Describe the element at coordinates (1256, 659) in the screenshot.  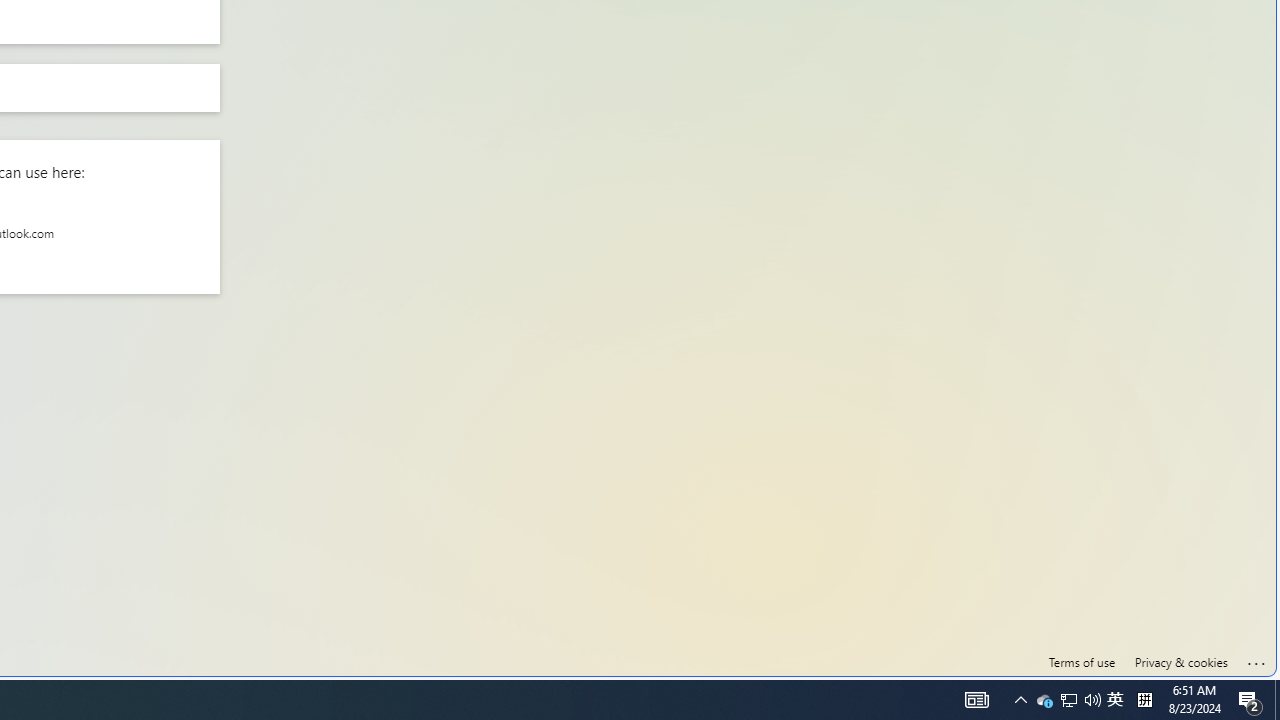
I see `'Click here for troubleshooting information'` at that location.